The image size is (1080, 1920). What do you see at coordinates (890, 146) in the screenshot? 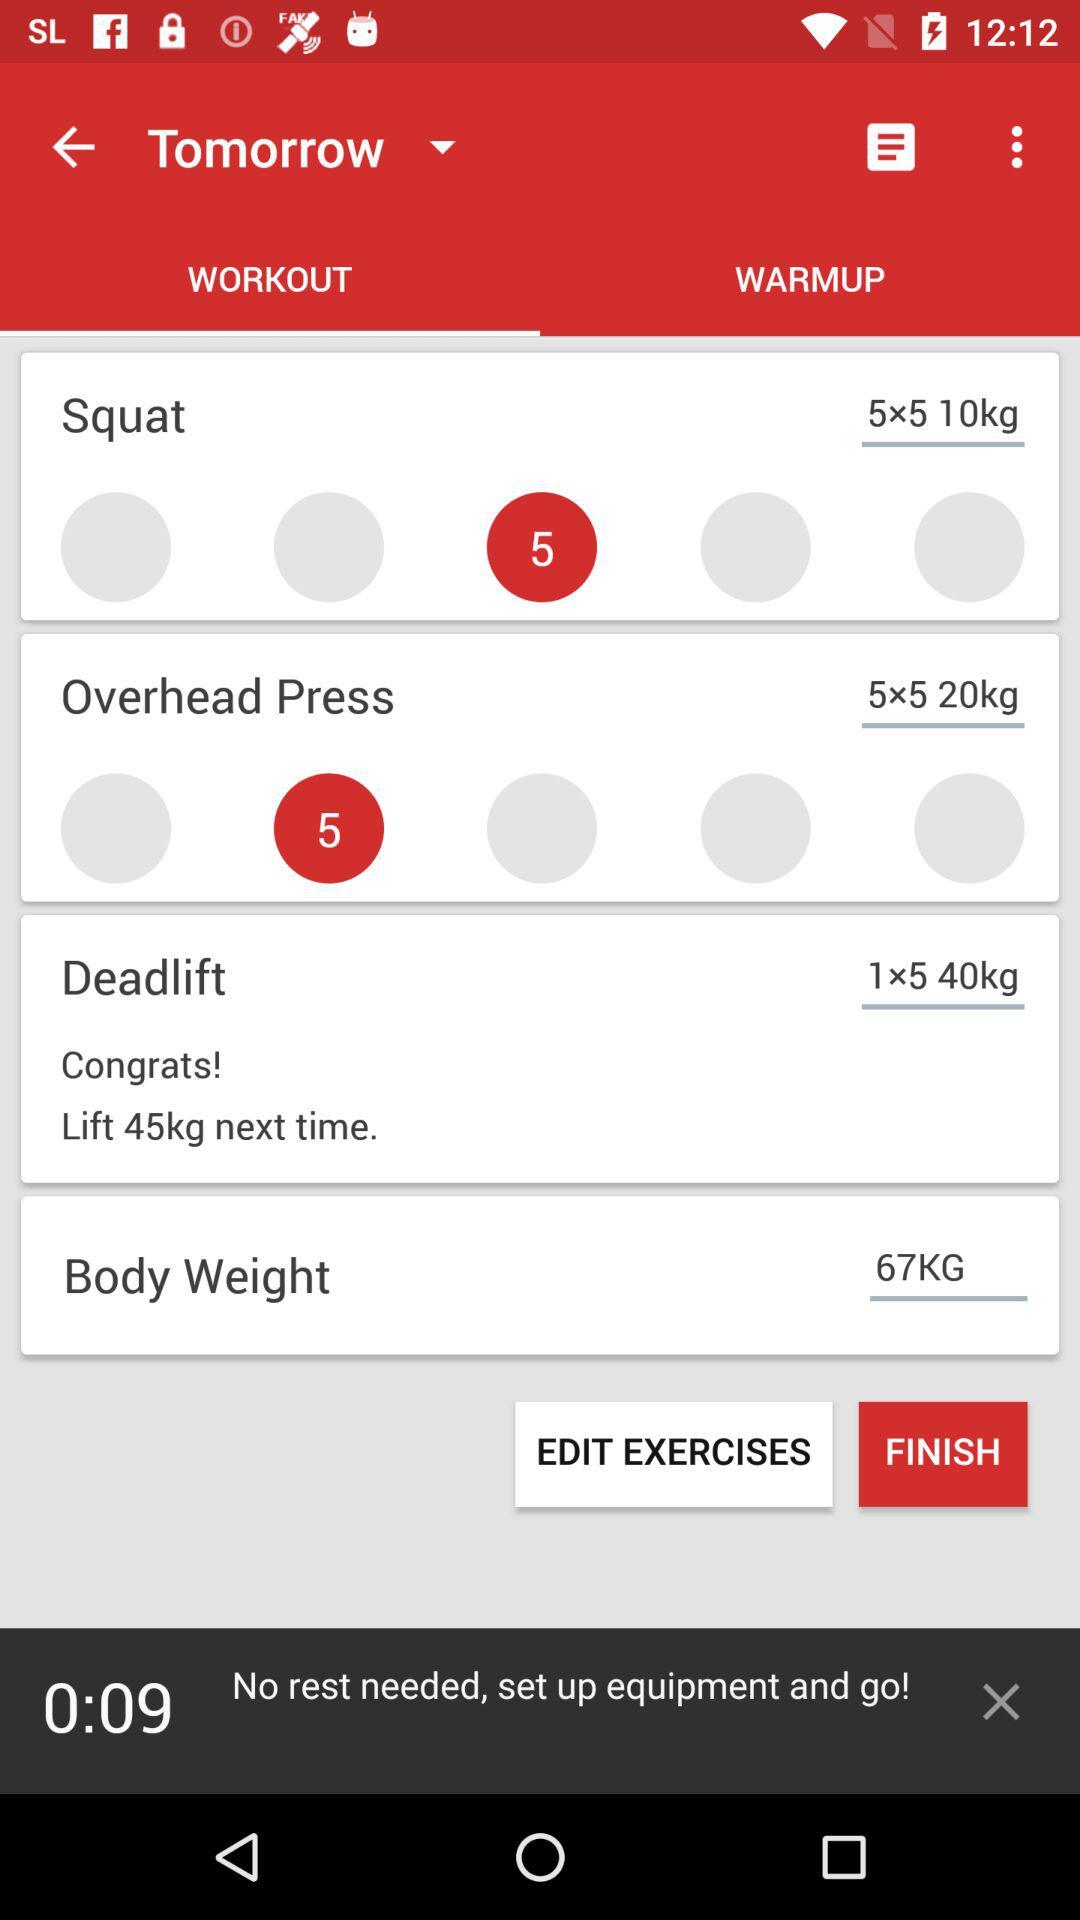
I see `left of menu` at bounding box center [890, 146].